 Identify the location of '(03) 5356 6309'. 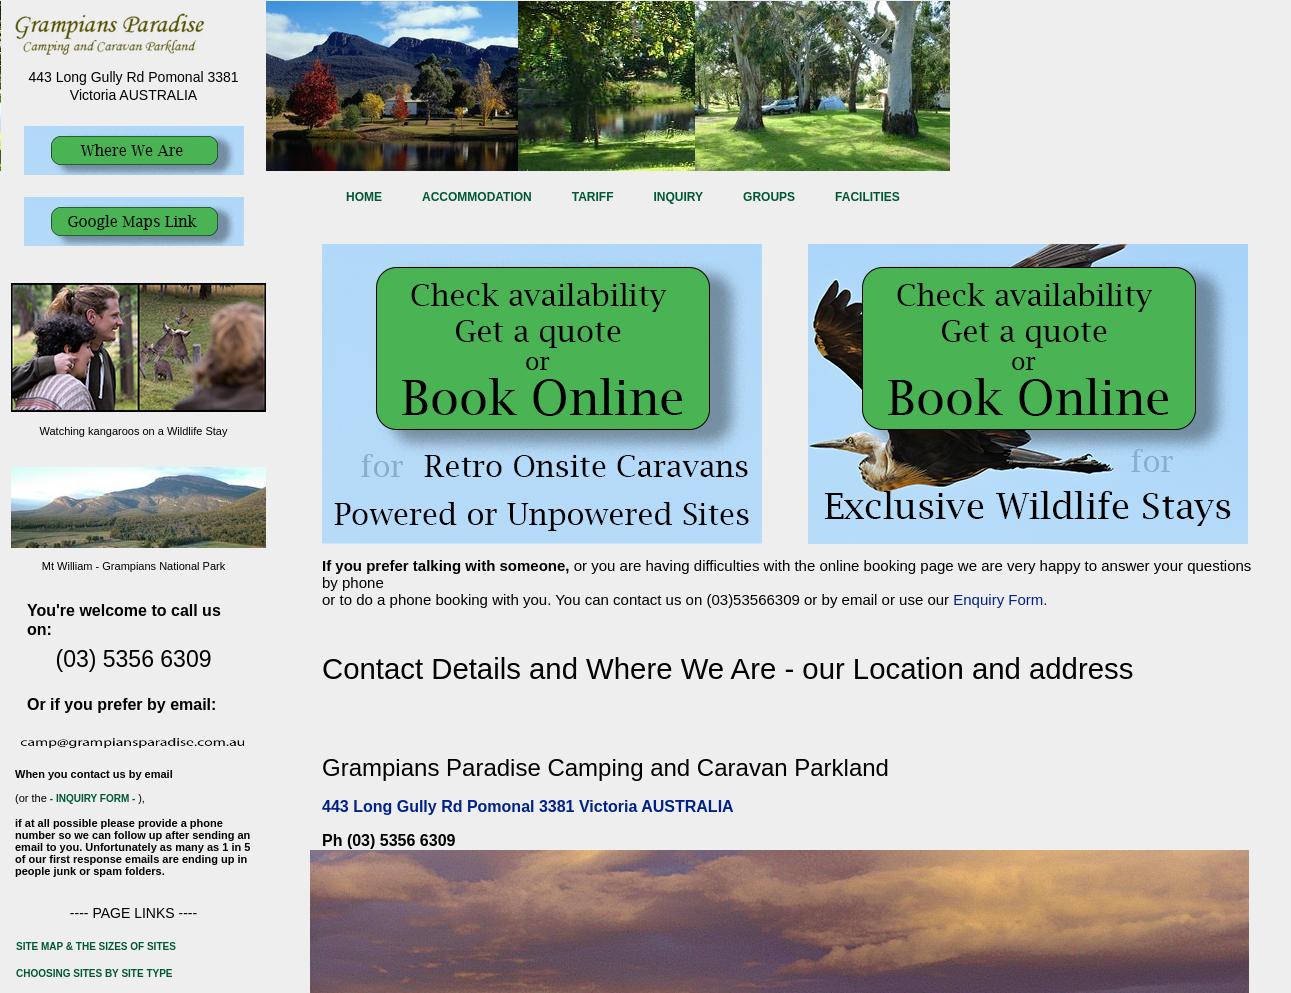
(131, 657).